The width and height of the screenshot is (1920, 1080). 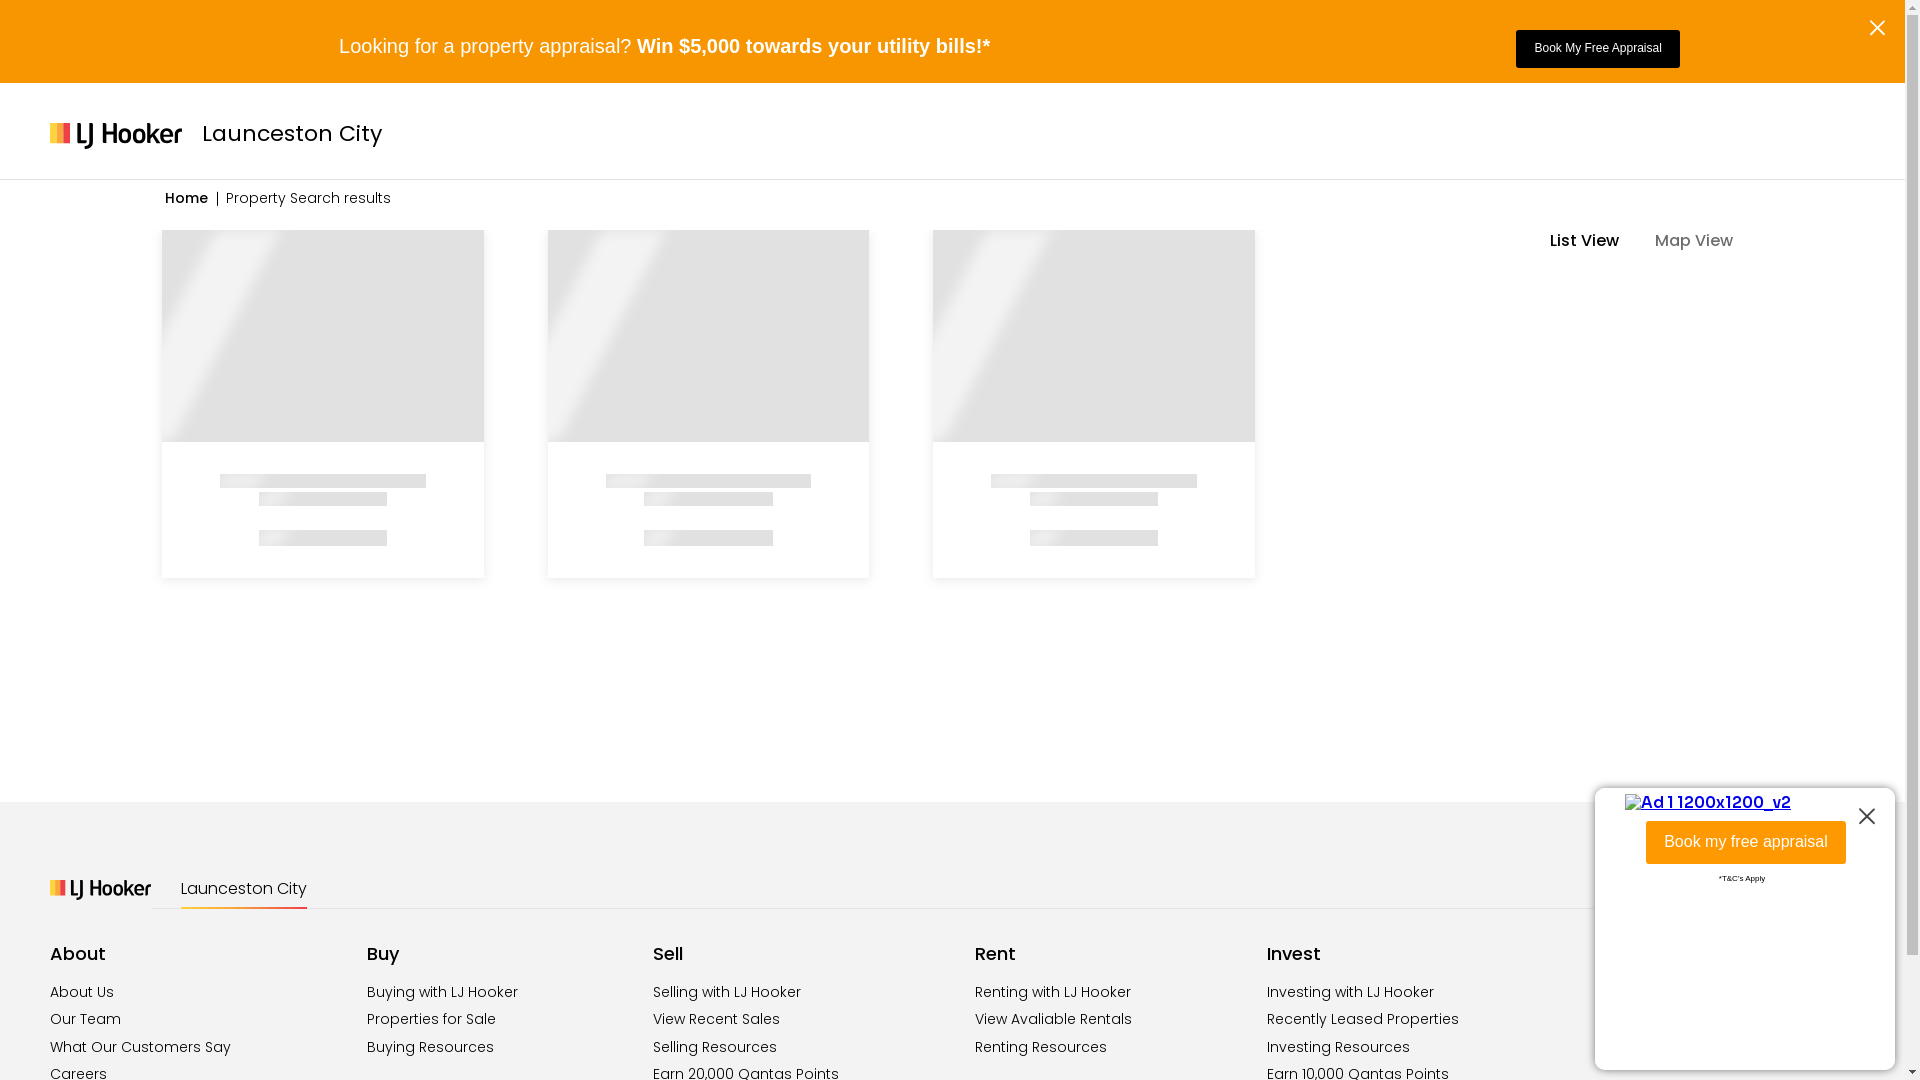 I want to click on 'Investing Resources', so click(x=1338, y=1045).